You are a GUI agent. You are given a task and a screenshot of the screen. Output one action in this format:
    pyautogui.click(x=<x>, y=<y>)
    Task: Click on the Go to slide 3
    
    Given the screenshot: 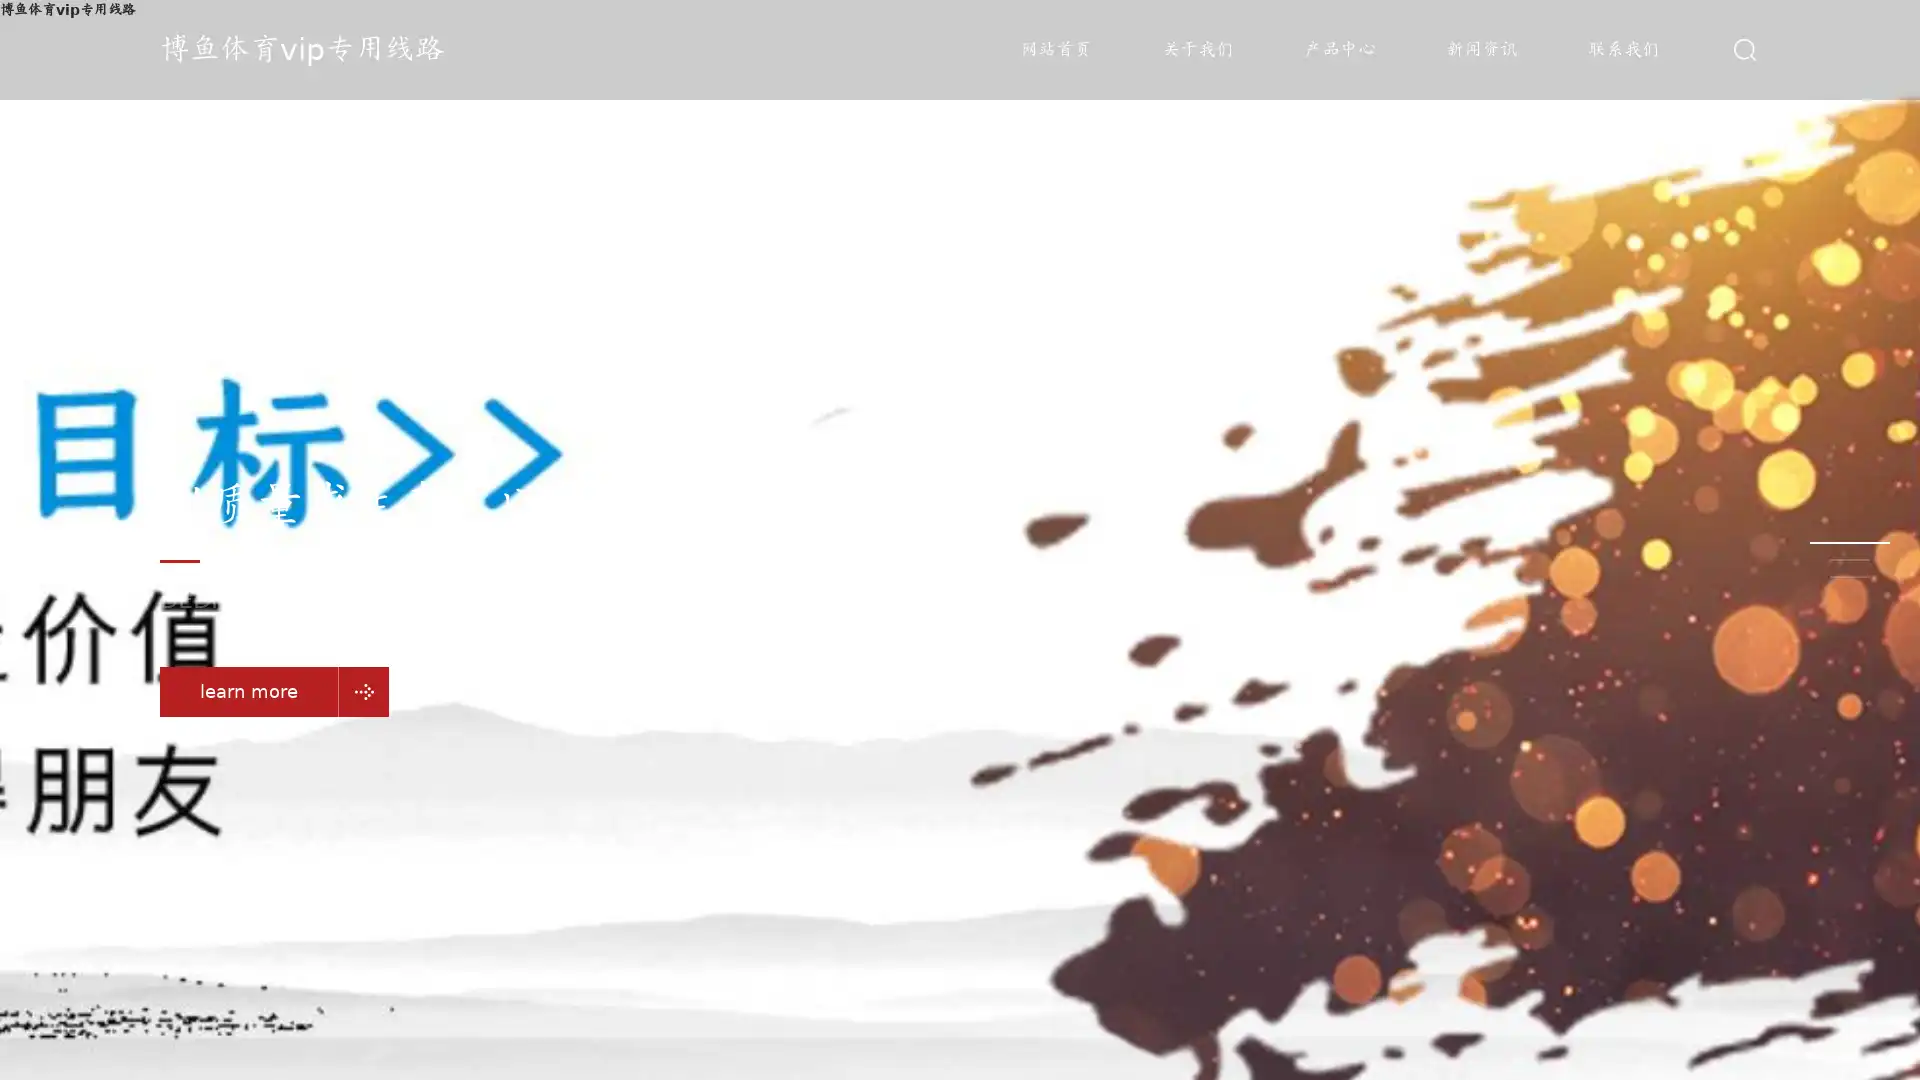 What is the action you would take?
    pyautogui.click(x=1848, y=577)
    